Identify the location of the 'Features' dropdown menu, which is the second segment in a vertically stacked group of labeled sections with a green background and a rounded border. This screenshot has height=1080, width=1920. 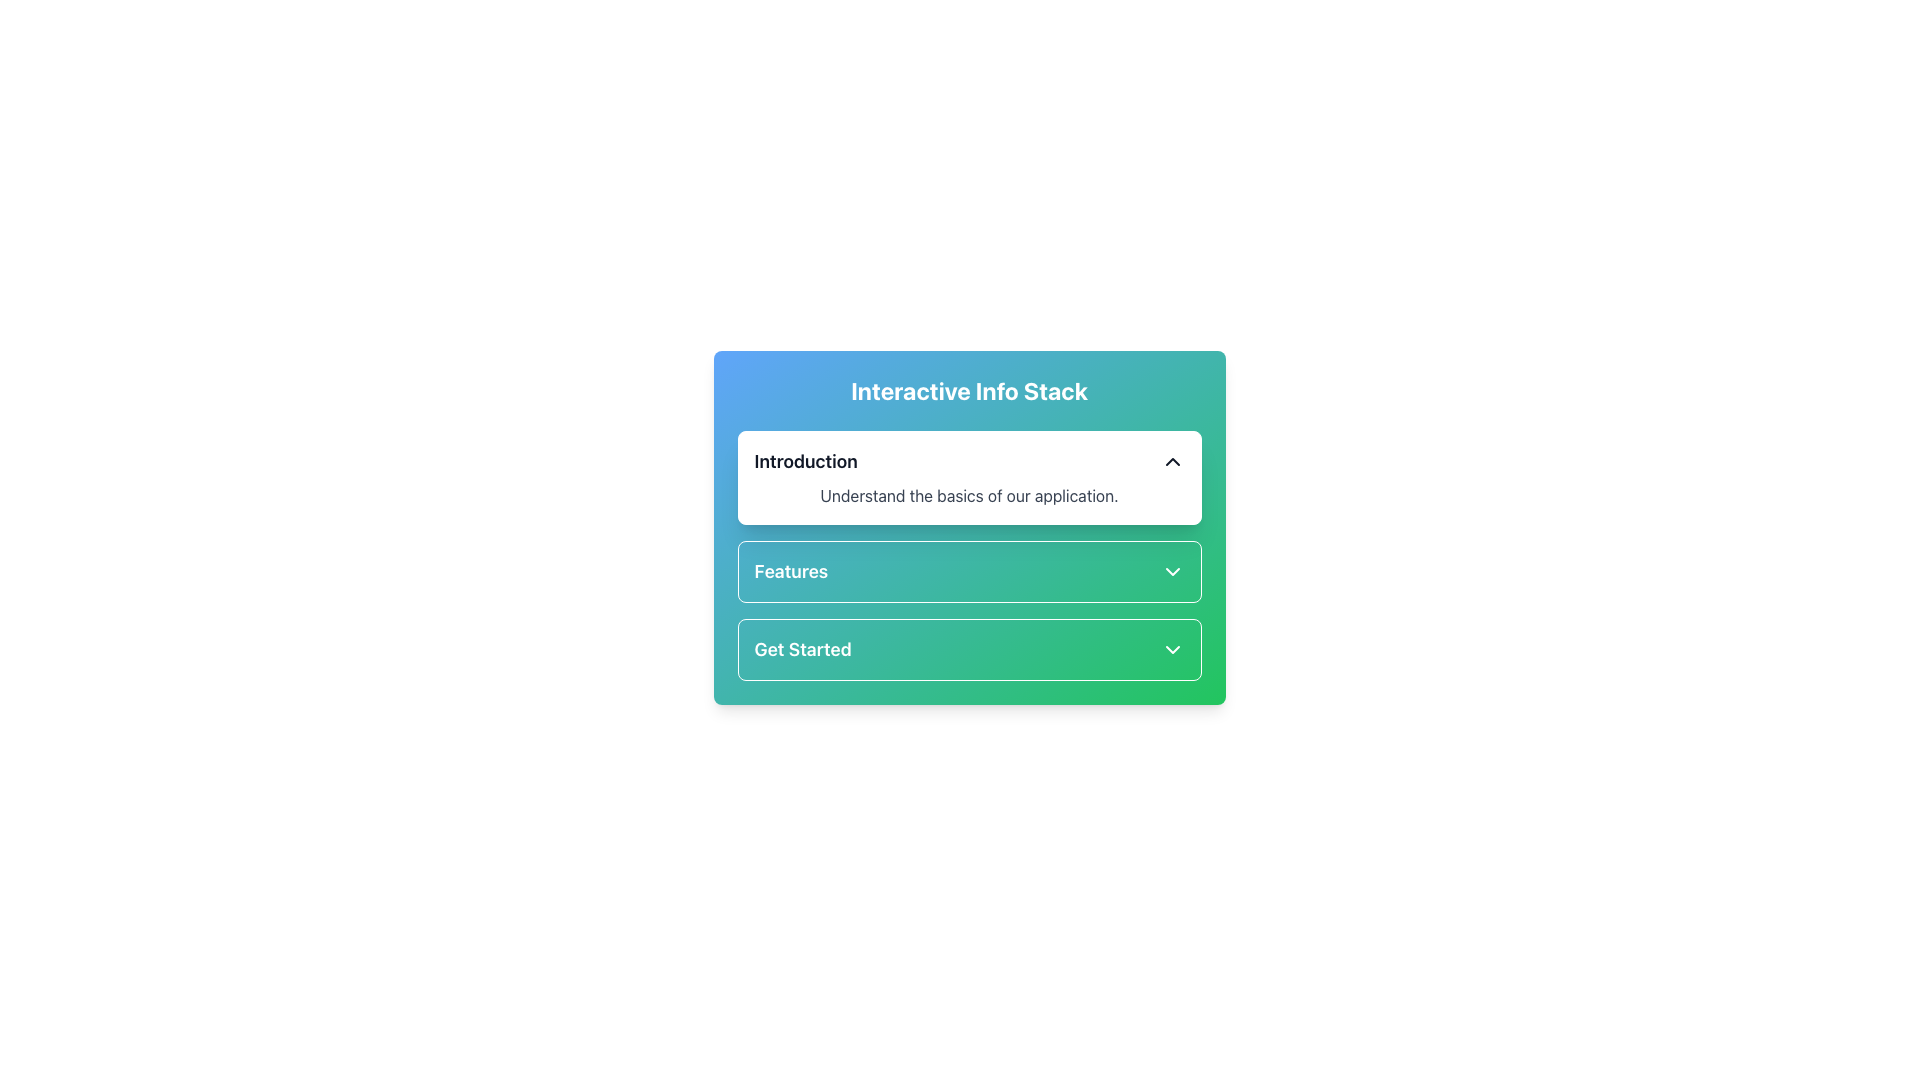
(969, 571).